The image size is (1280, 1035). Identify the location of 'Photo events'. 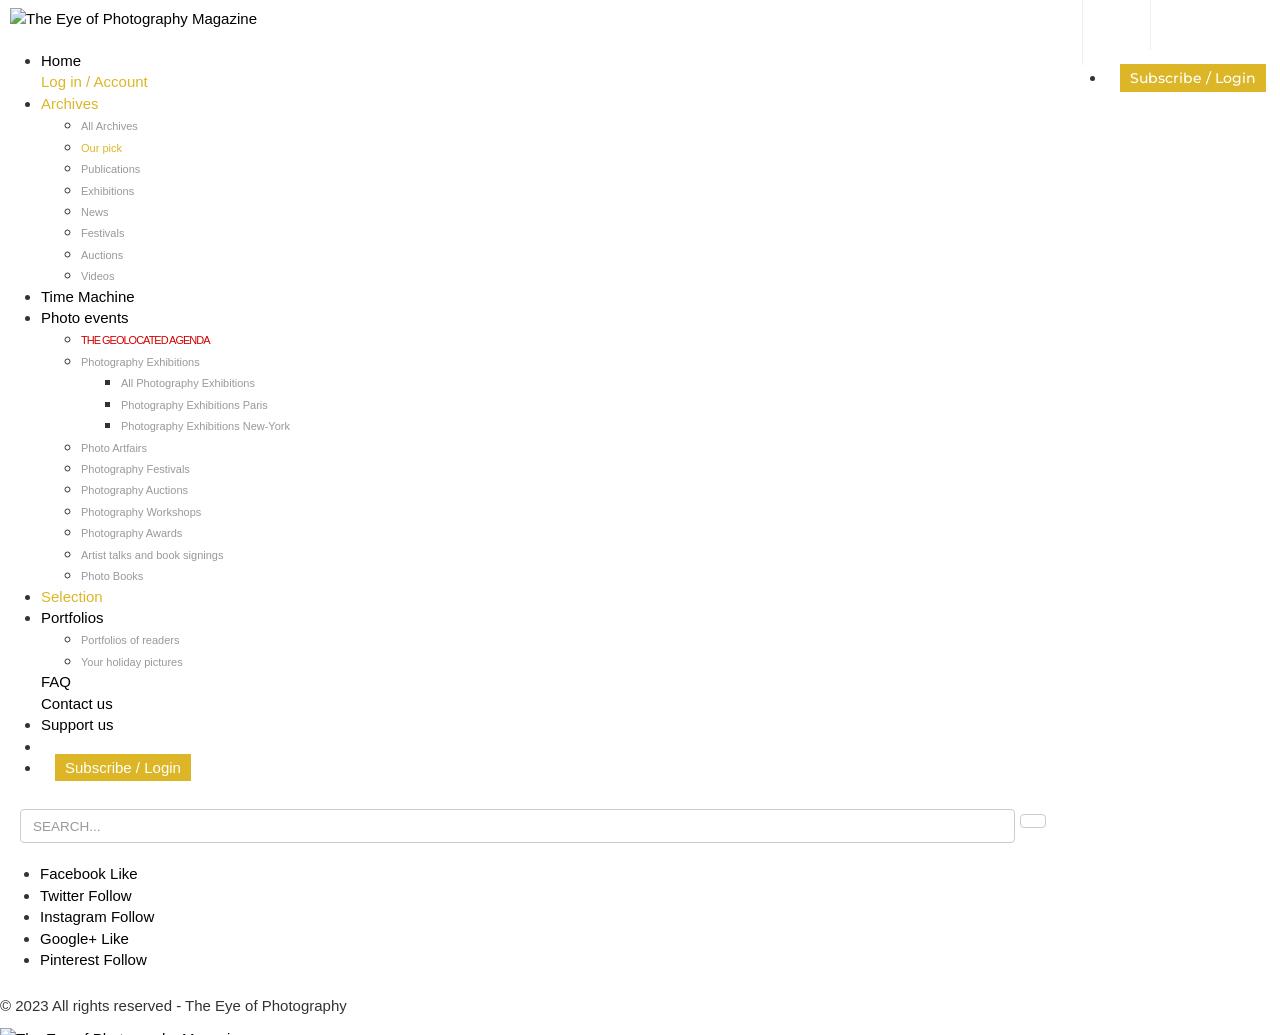
(83, 317).